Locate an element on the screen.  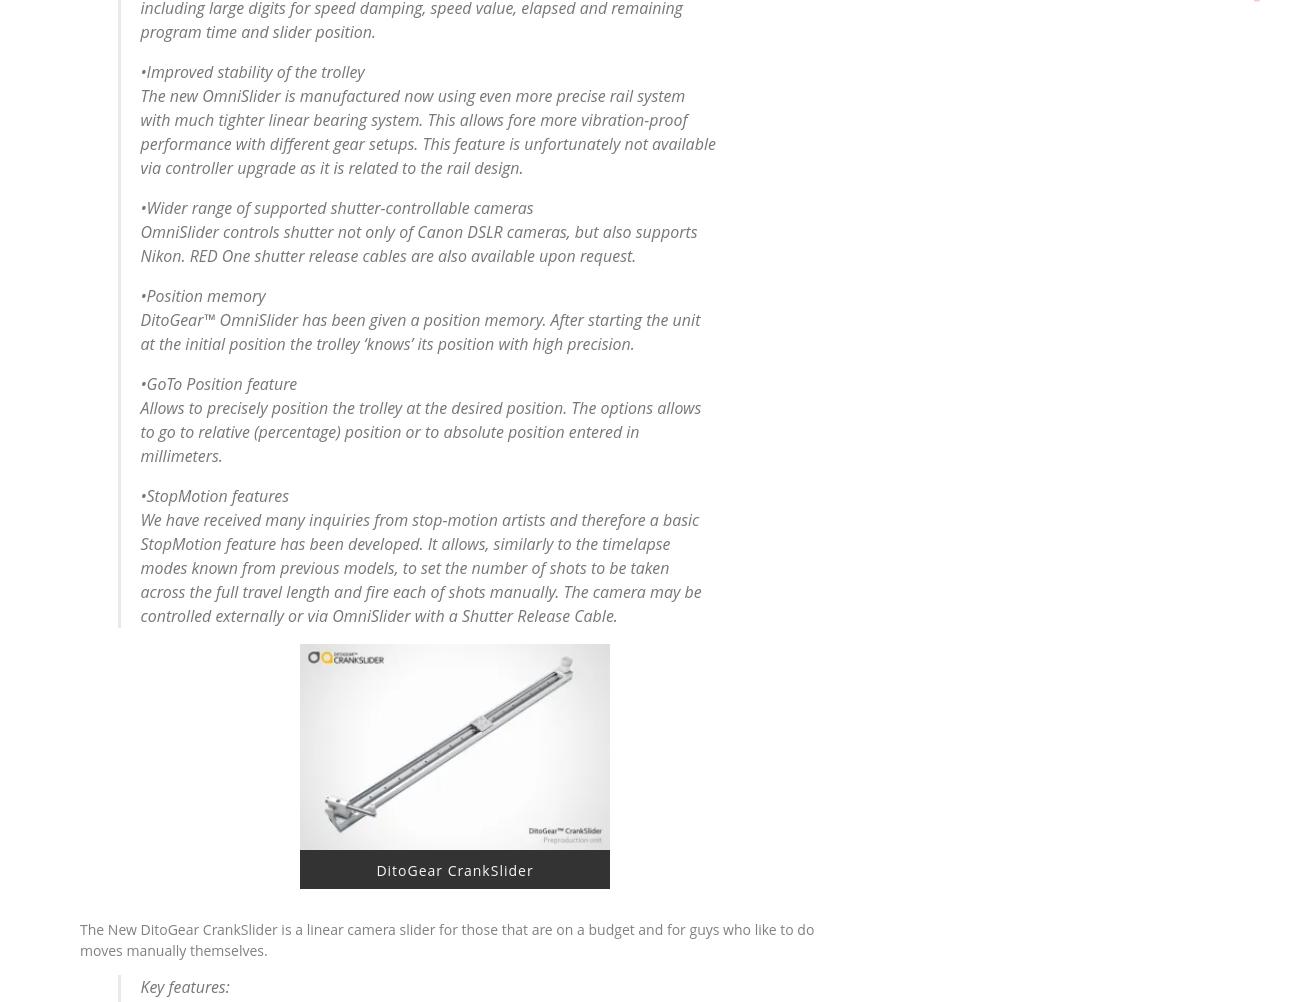
'•Wider range of supported shutter-controllable cameras' is located at coordinates (335, 208).